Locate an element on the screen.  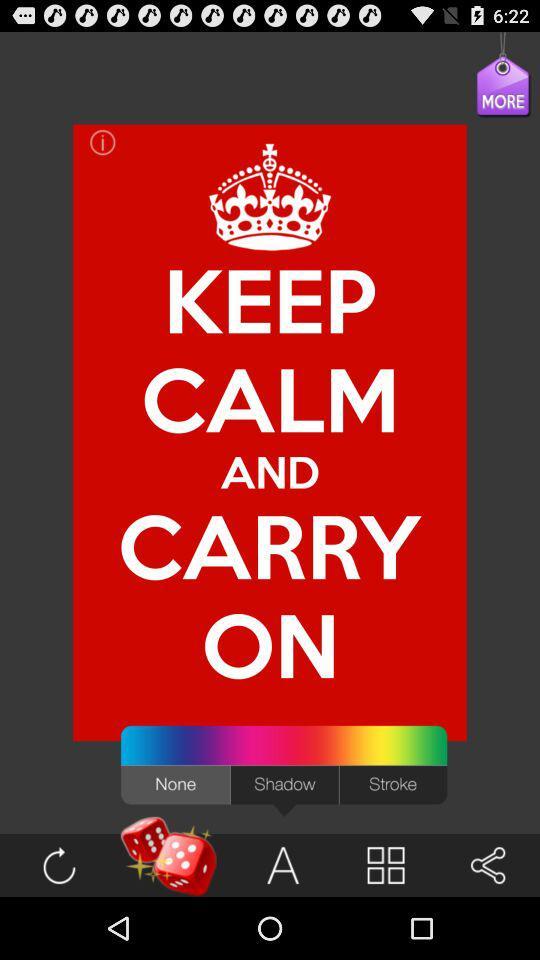
the item below calm icon is located at coordinates (270, 546).